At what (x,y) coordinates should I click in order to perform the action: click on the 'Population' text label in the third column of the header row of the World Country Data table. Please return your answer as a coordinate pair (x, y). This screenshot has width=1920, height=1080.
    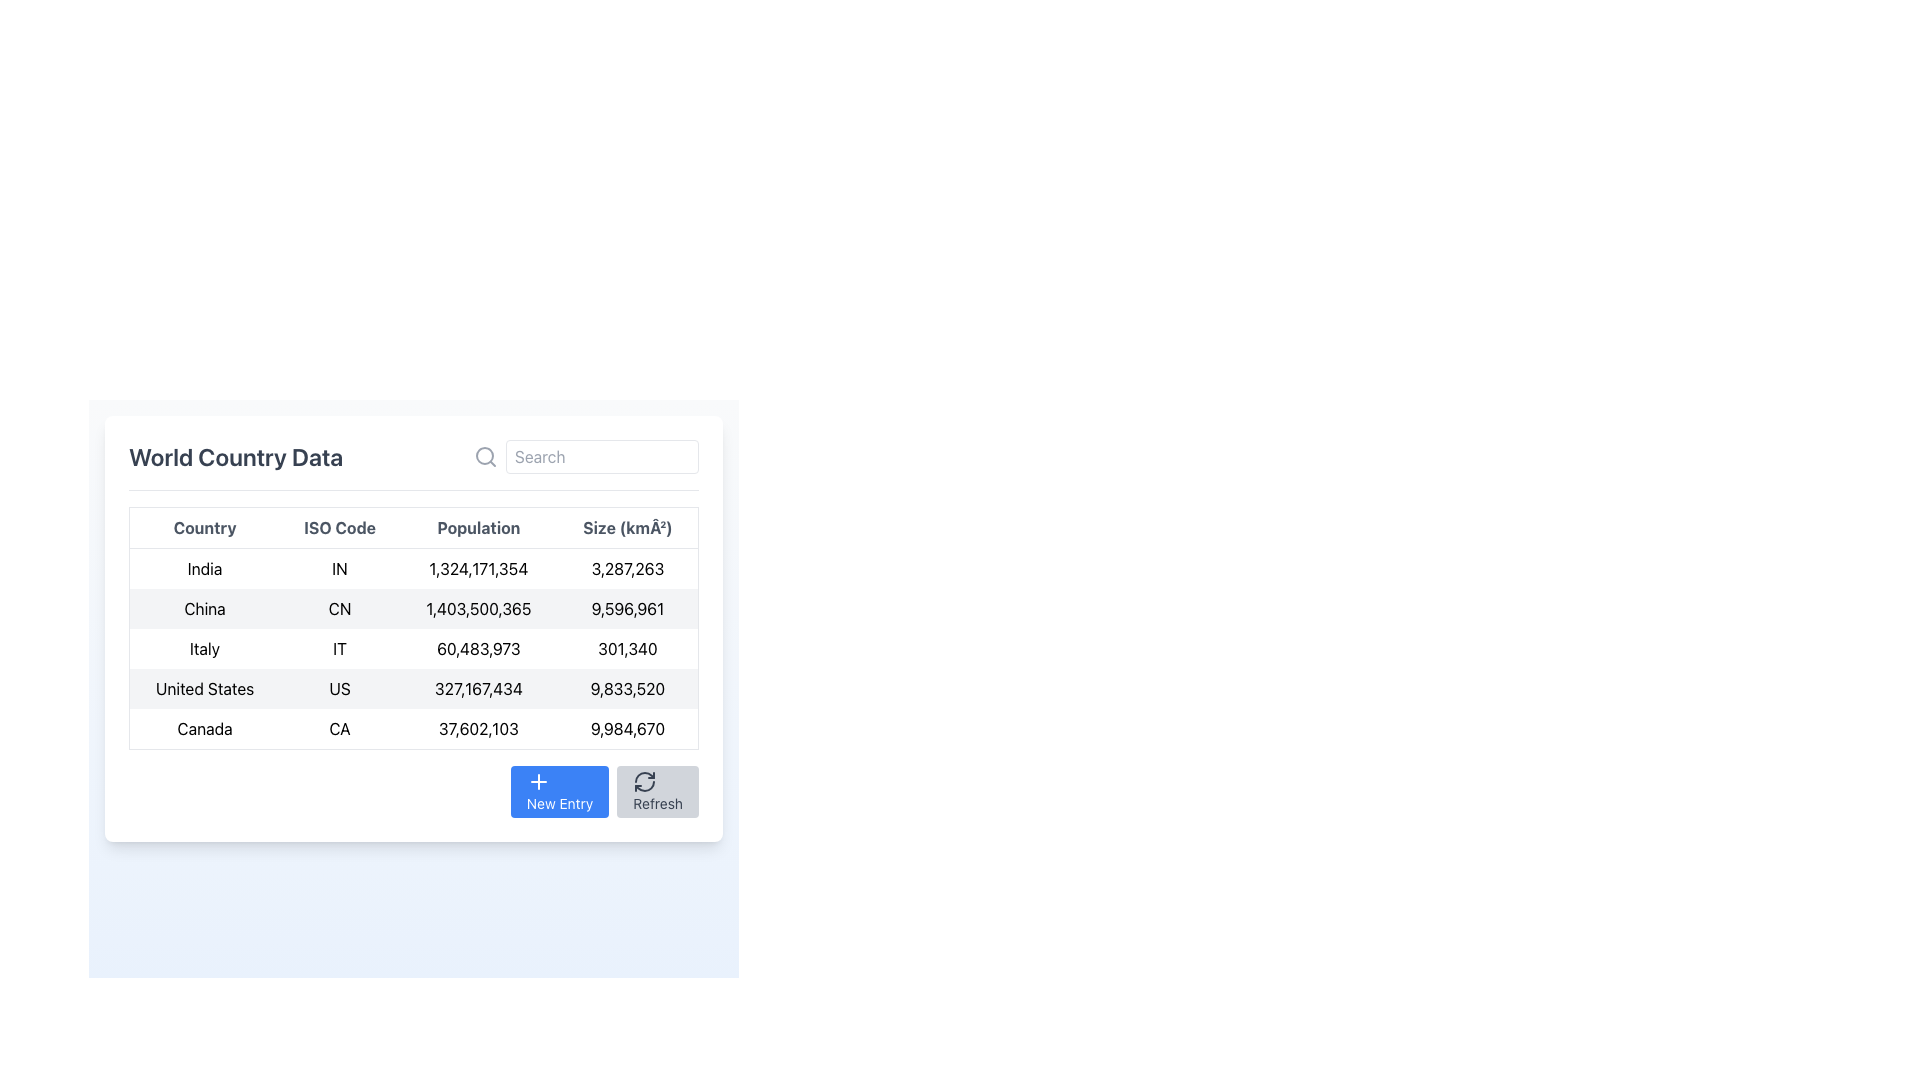
    Looking at the image, I should click on (477, 527).